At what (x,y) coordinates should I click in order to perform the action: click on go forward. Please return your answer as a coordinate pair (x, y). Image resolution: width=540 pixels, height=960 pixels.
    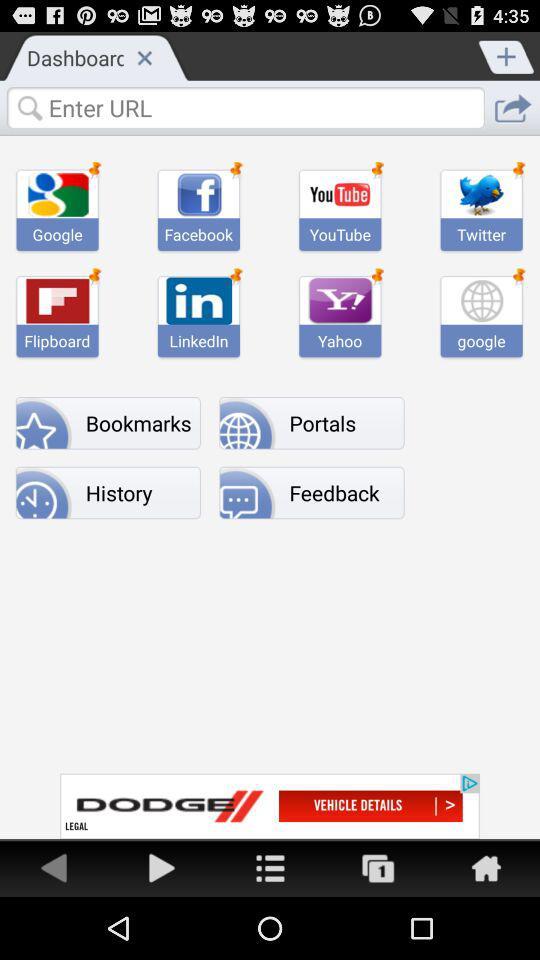
    Looking at the image, I should click on (161, 866).